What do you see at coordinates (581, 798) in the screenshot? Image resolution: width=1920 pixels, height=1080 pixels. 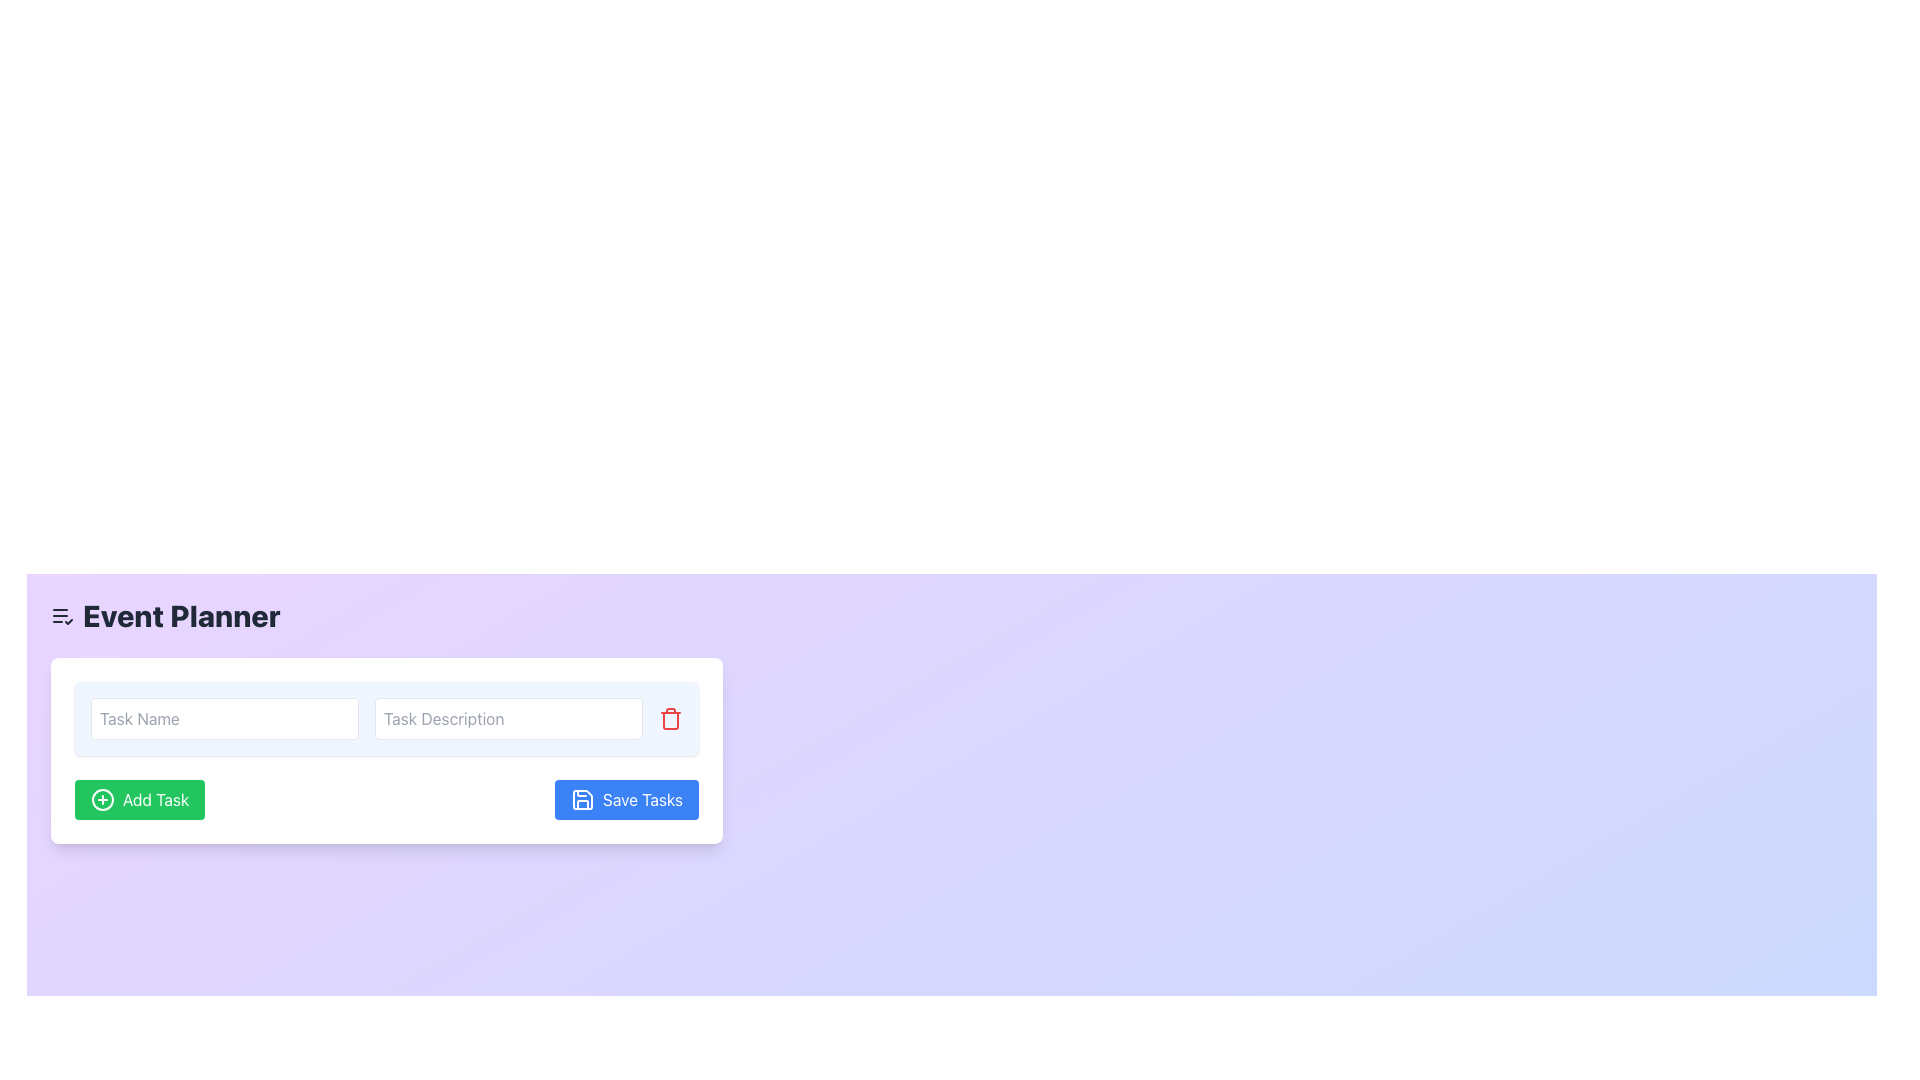 I see `the decorative icon within the blue 'Save Tasks' button located on the right side of the task management component` at bounding box center [581, 798].